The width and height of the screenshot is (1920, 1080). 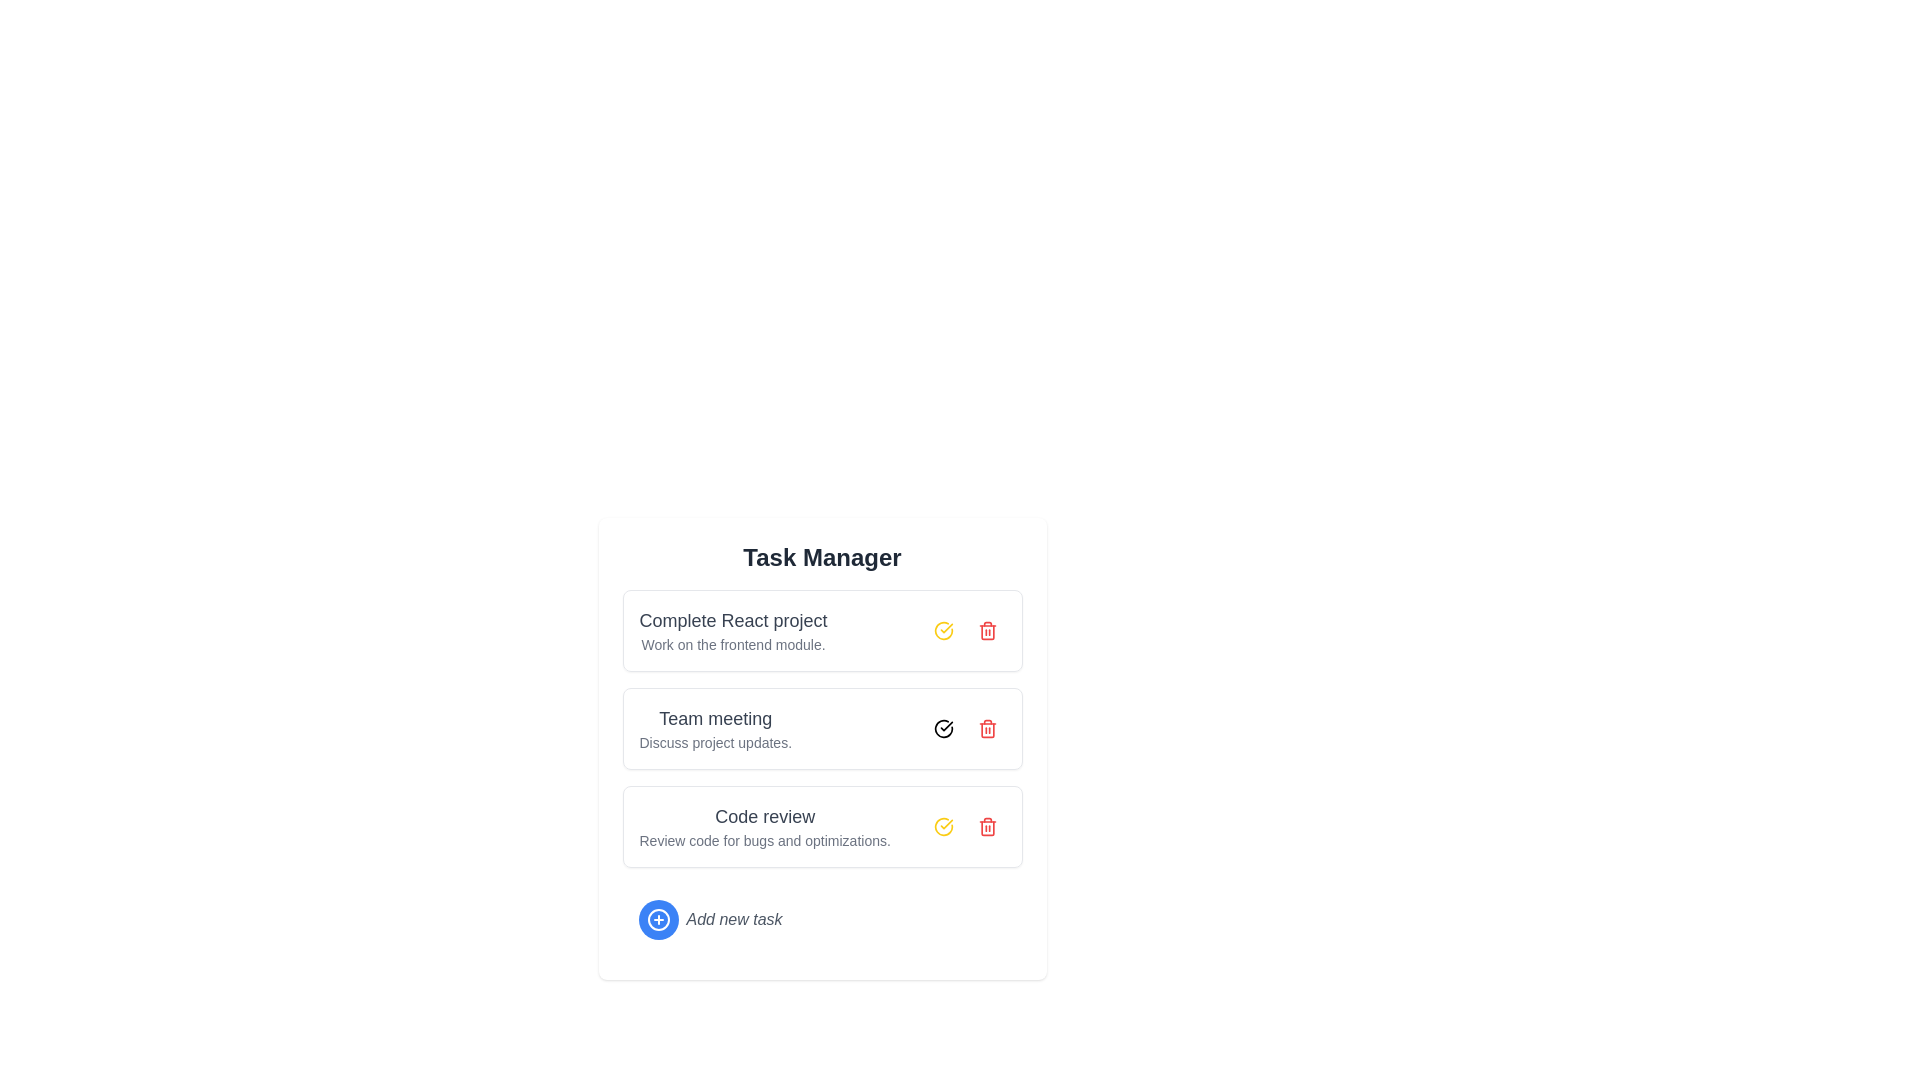 I want to click on the text block containing the title 'Code review' and the description 'Review code for bugs and optimizations.' located in the third task card of the Task Manager interface, so click(x=764, y=826).